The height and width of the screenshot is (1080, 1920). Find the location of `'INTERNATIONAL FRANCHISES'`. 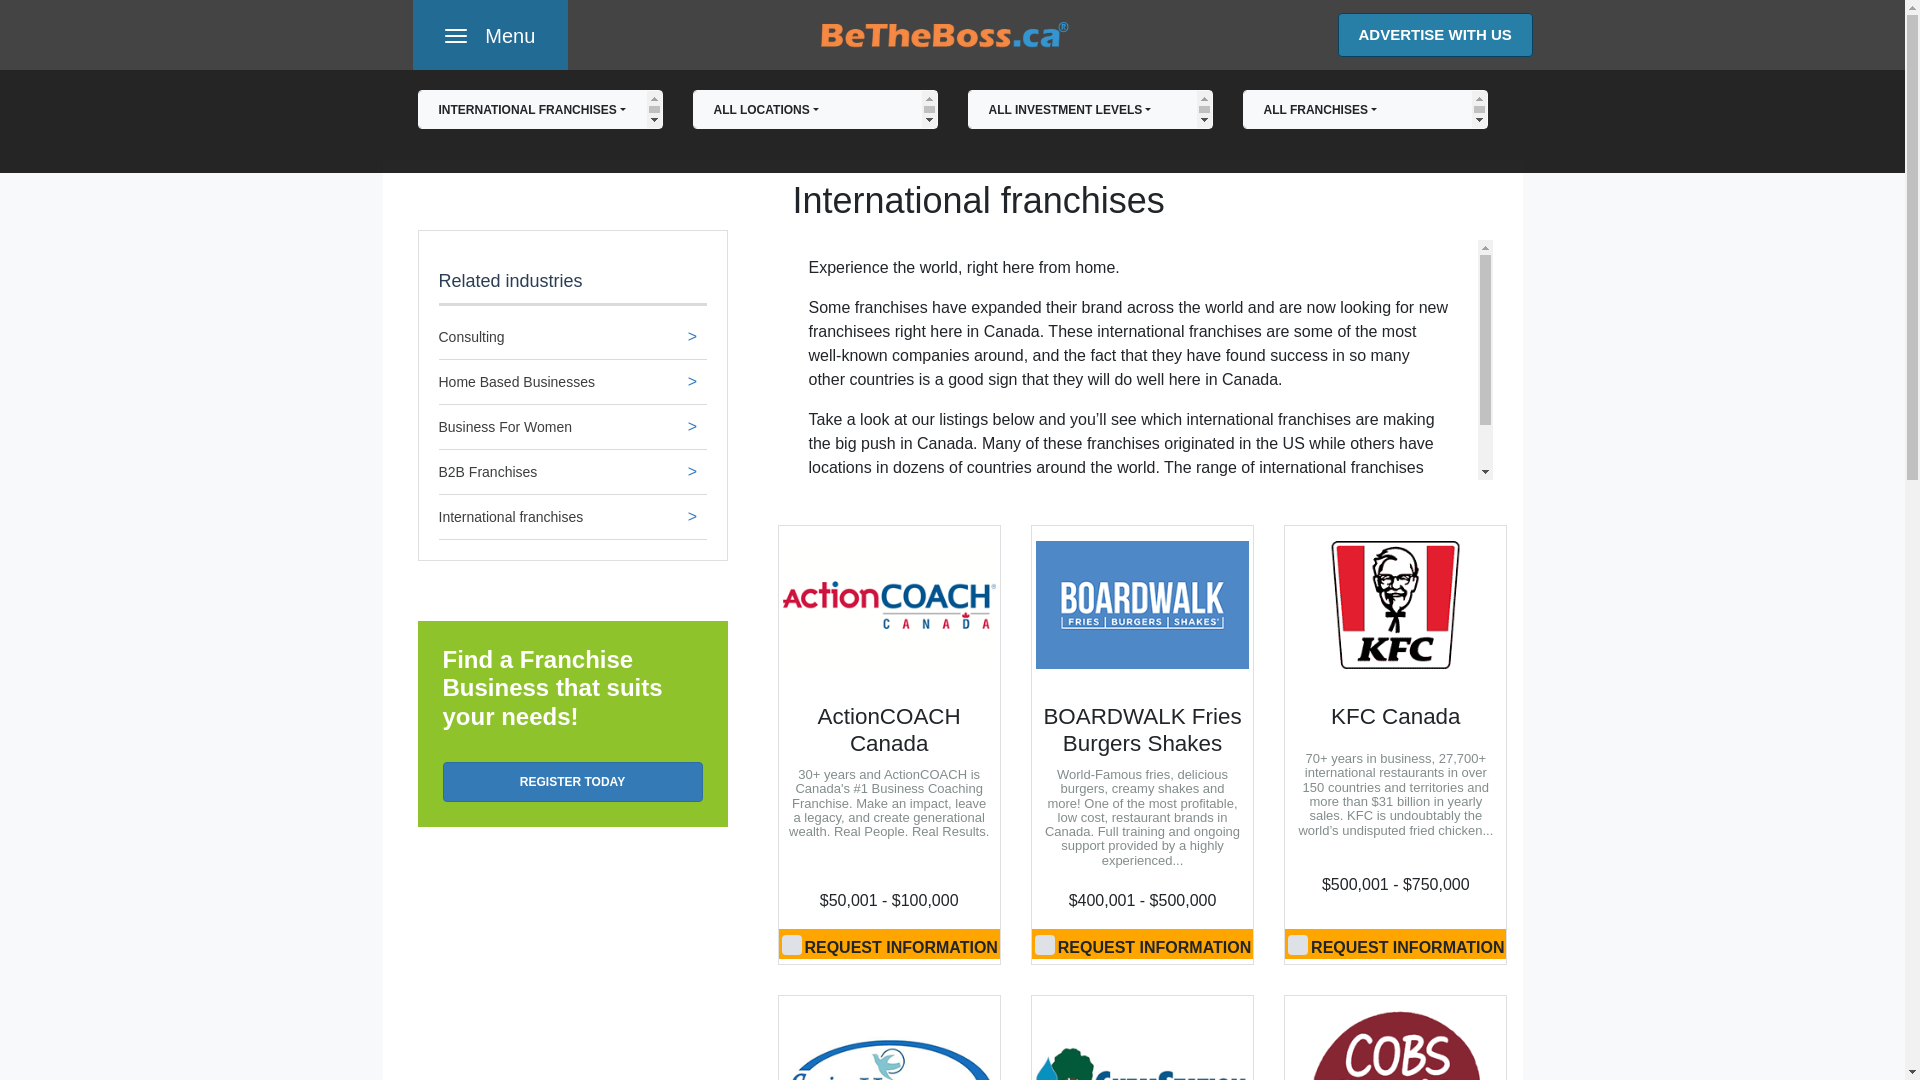

'INTERNATIONAL FRANCHISES' is located at coordinates (540, 109).